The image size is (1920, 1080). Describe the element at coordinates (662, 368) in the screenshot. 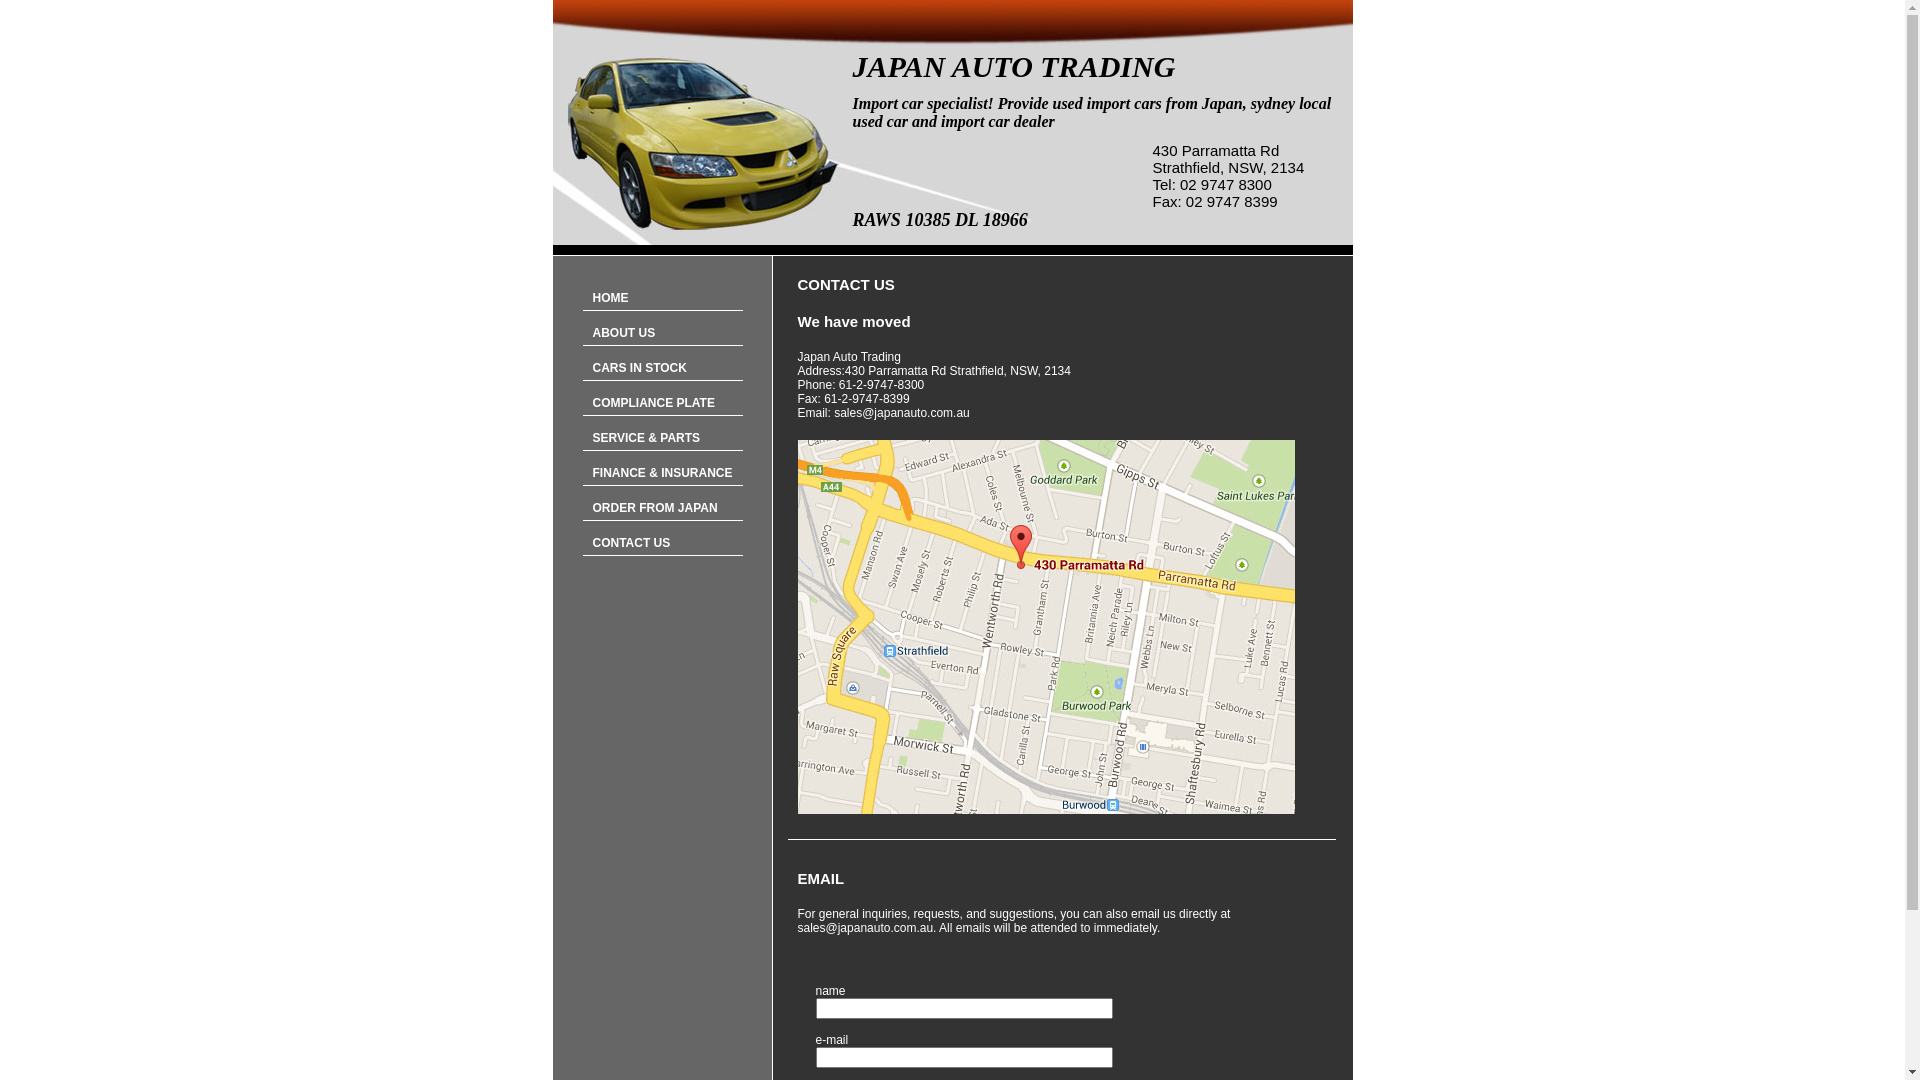

I see `'CARS IN STOCK'` at that location.